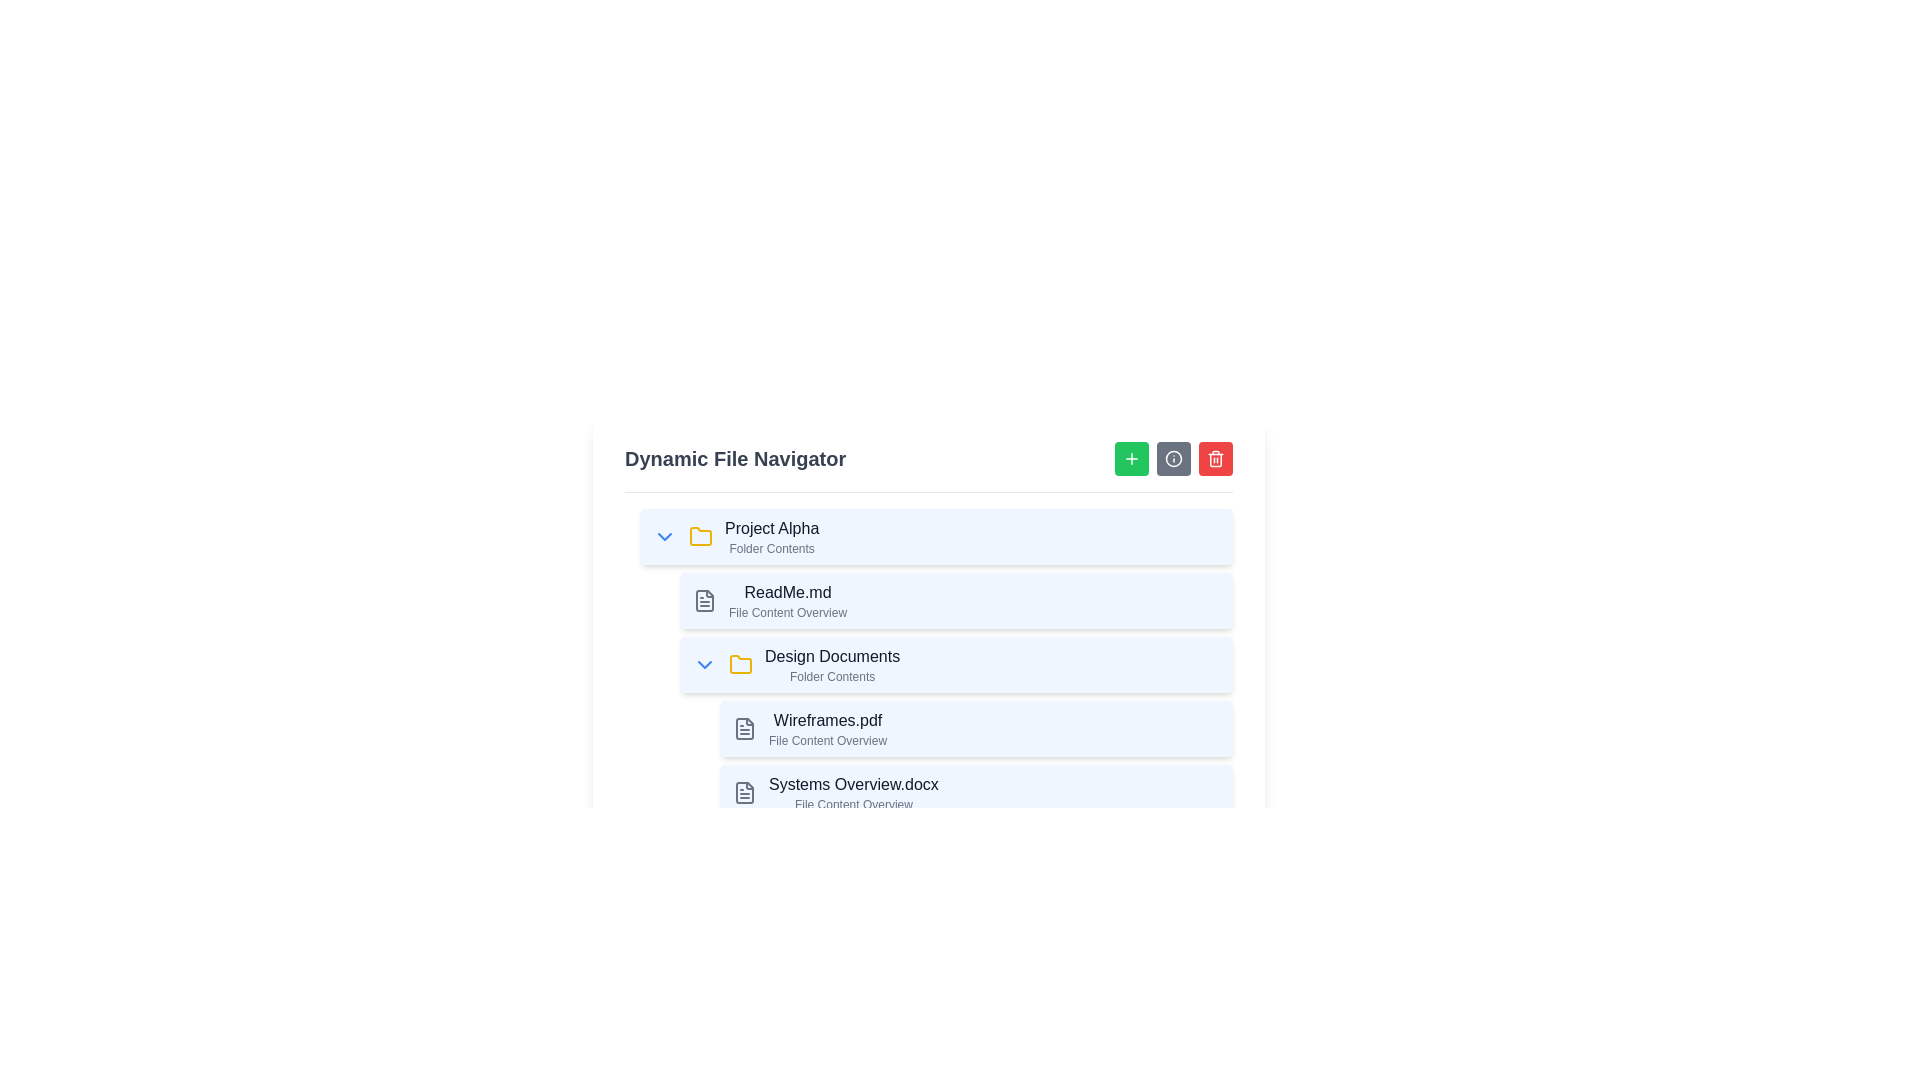 The height and width of the screenshot is (1080, 1920). What do you see at coordinates (955, 729) in the screenshot?
I see `the first file item in the 'Design Documents' folder` at bounding box center [955, 729].